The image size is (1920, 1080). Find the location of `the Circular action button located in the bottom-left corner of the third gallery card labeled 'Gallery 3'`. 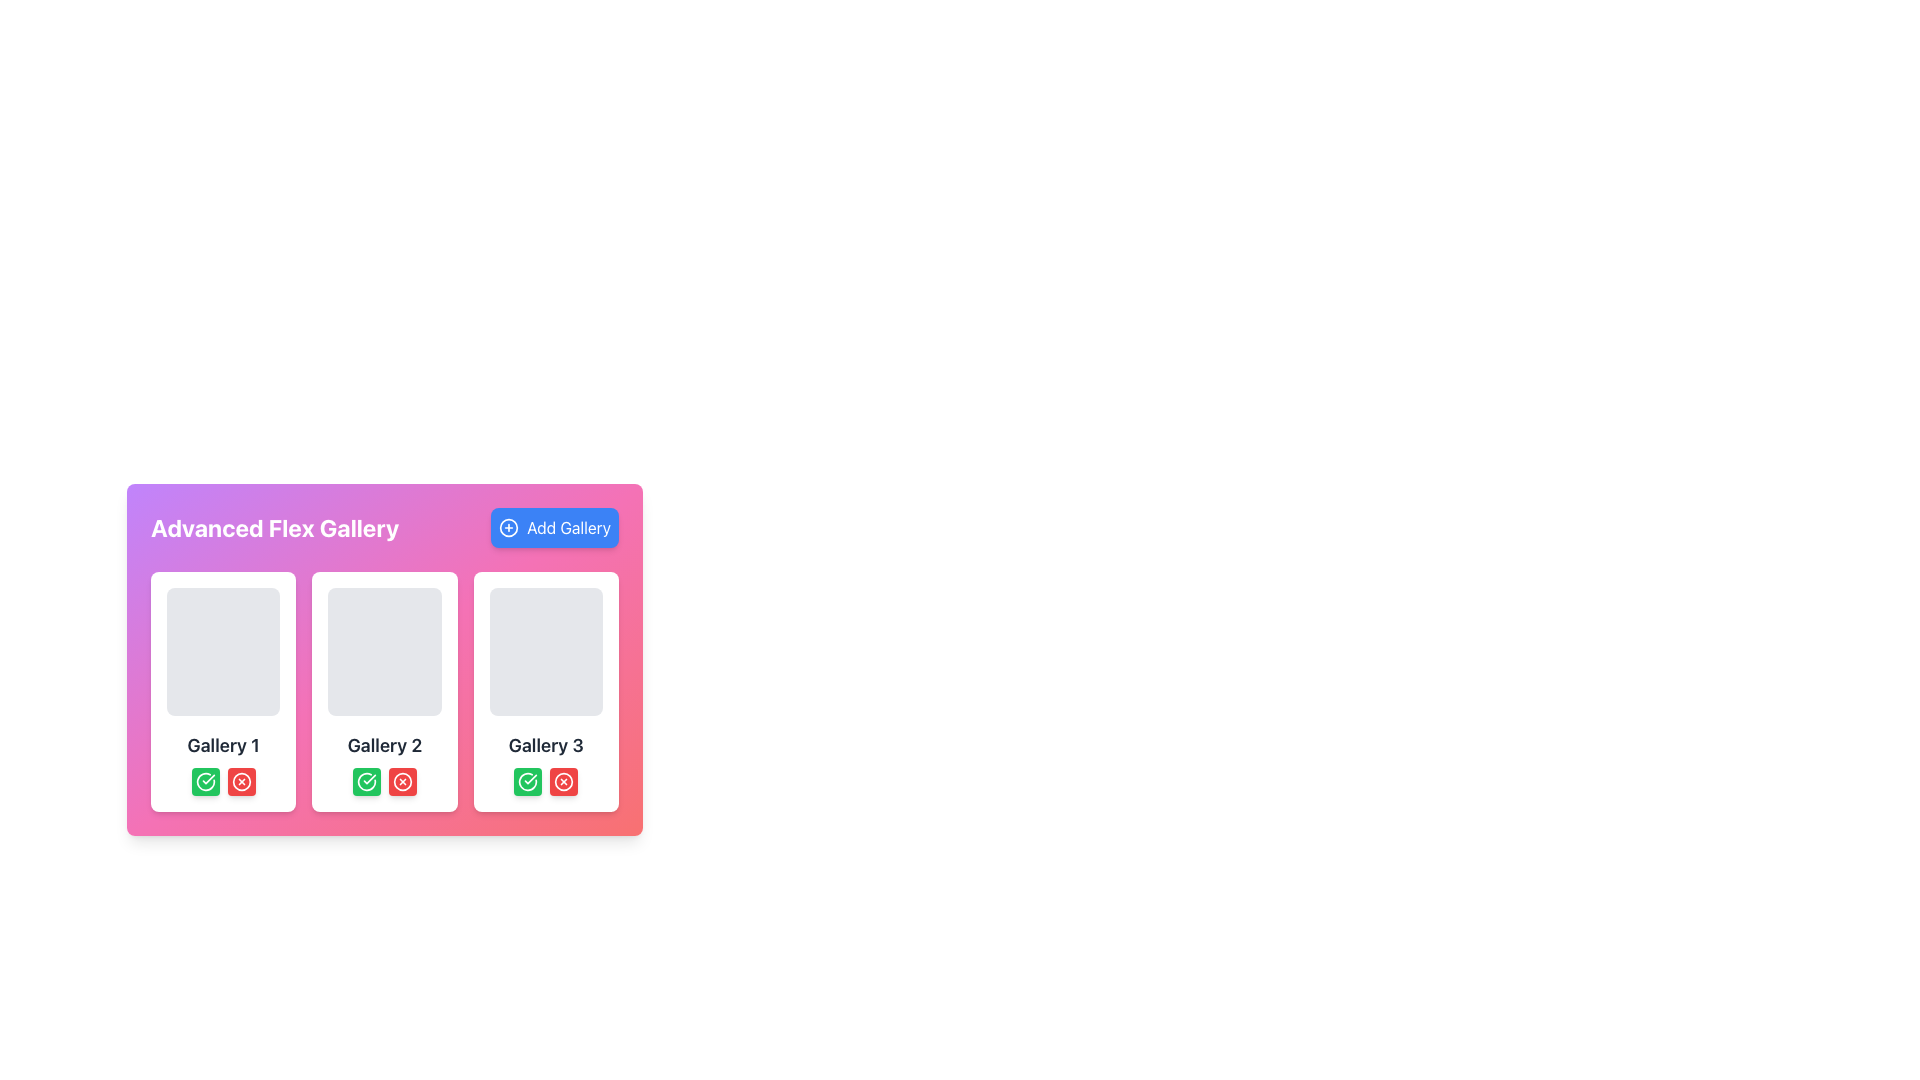

the Circular action button located in the bottom-left corner of the third gallery card labeled 'Gallery 3' is located at coordinates (528, 781).